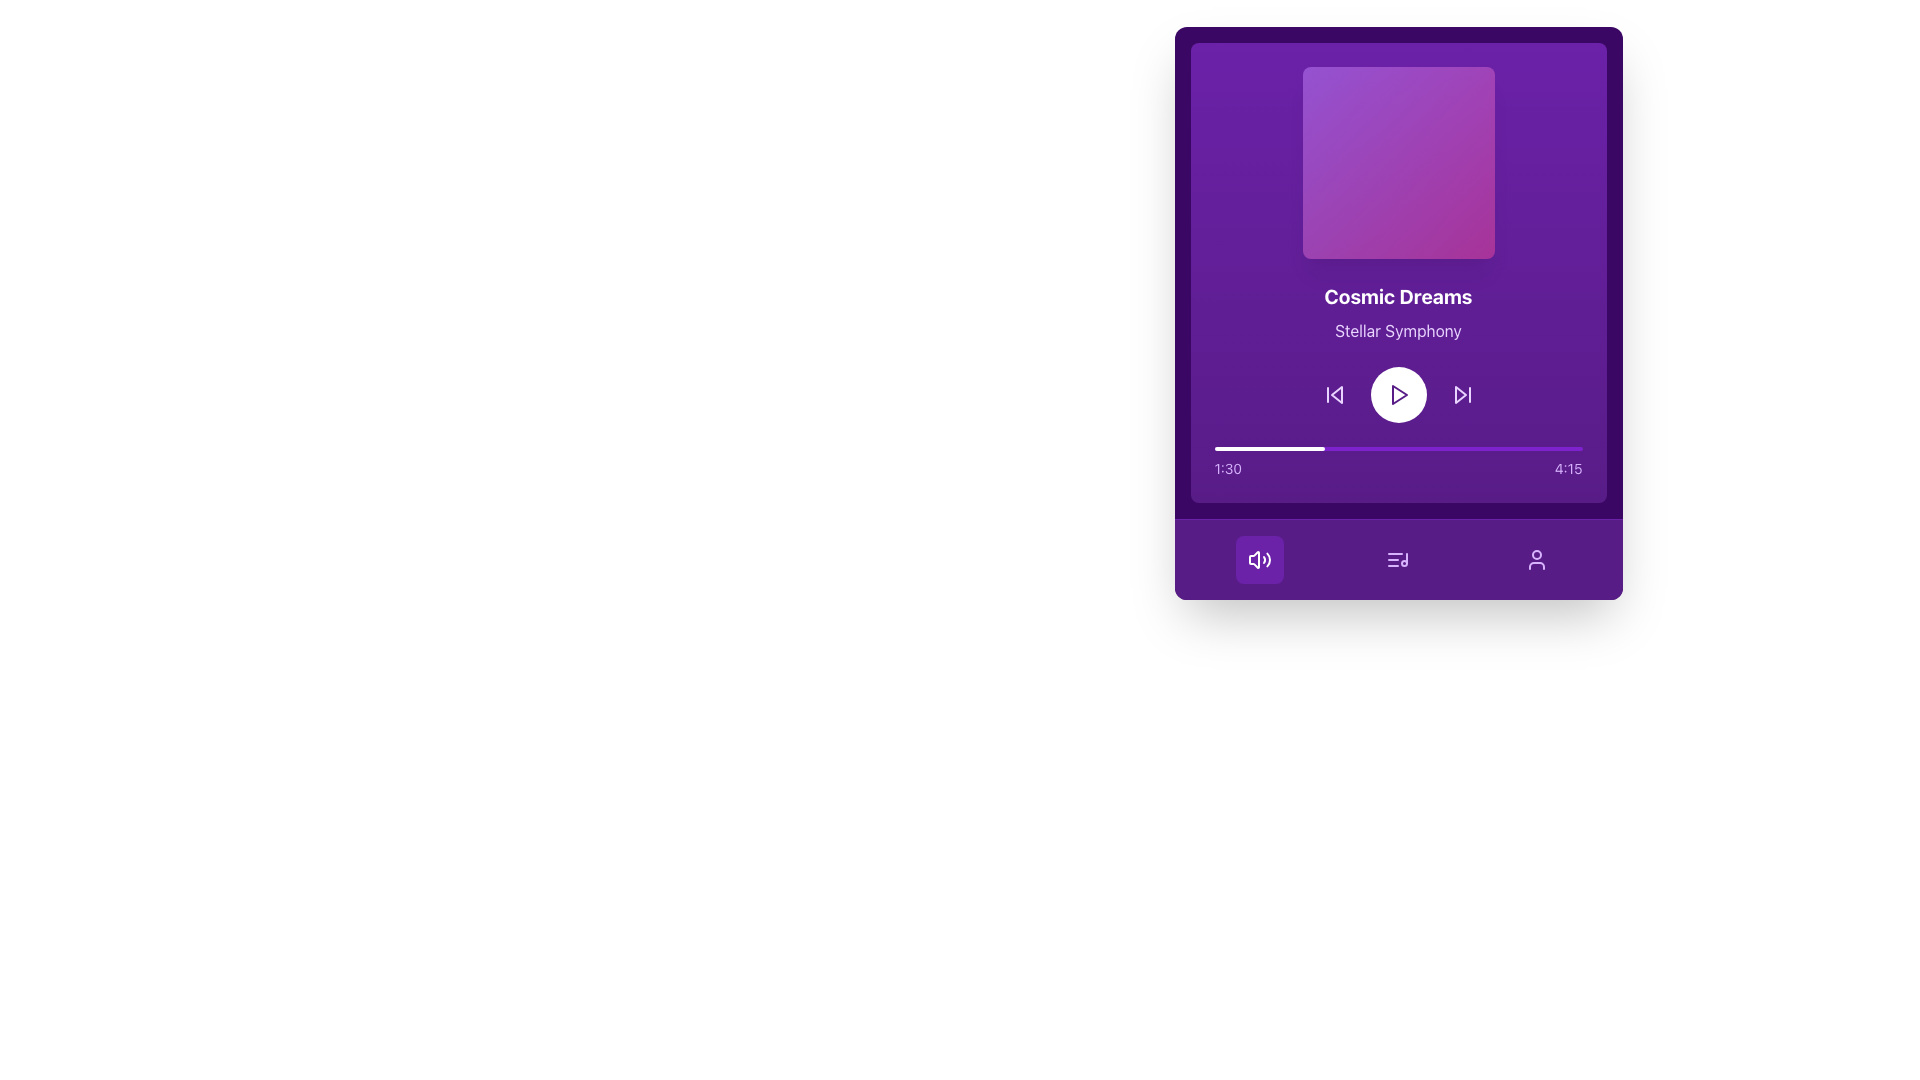  I want to click on the small purple button with a music playlist icon for navigation, so click(1397, 559).